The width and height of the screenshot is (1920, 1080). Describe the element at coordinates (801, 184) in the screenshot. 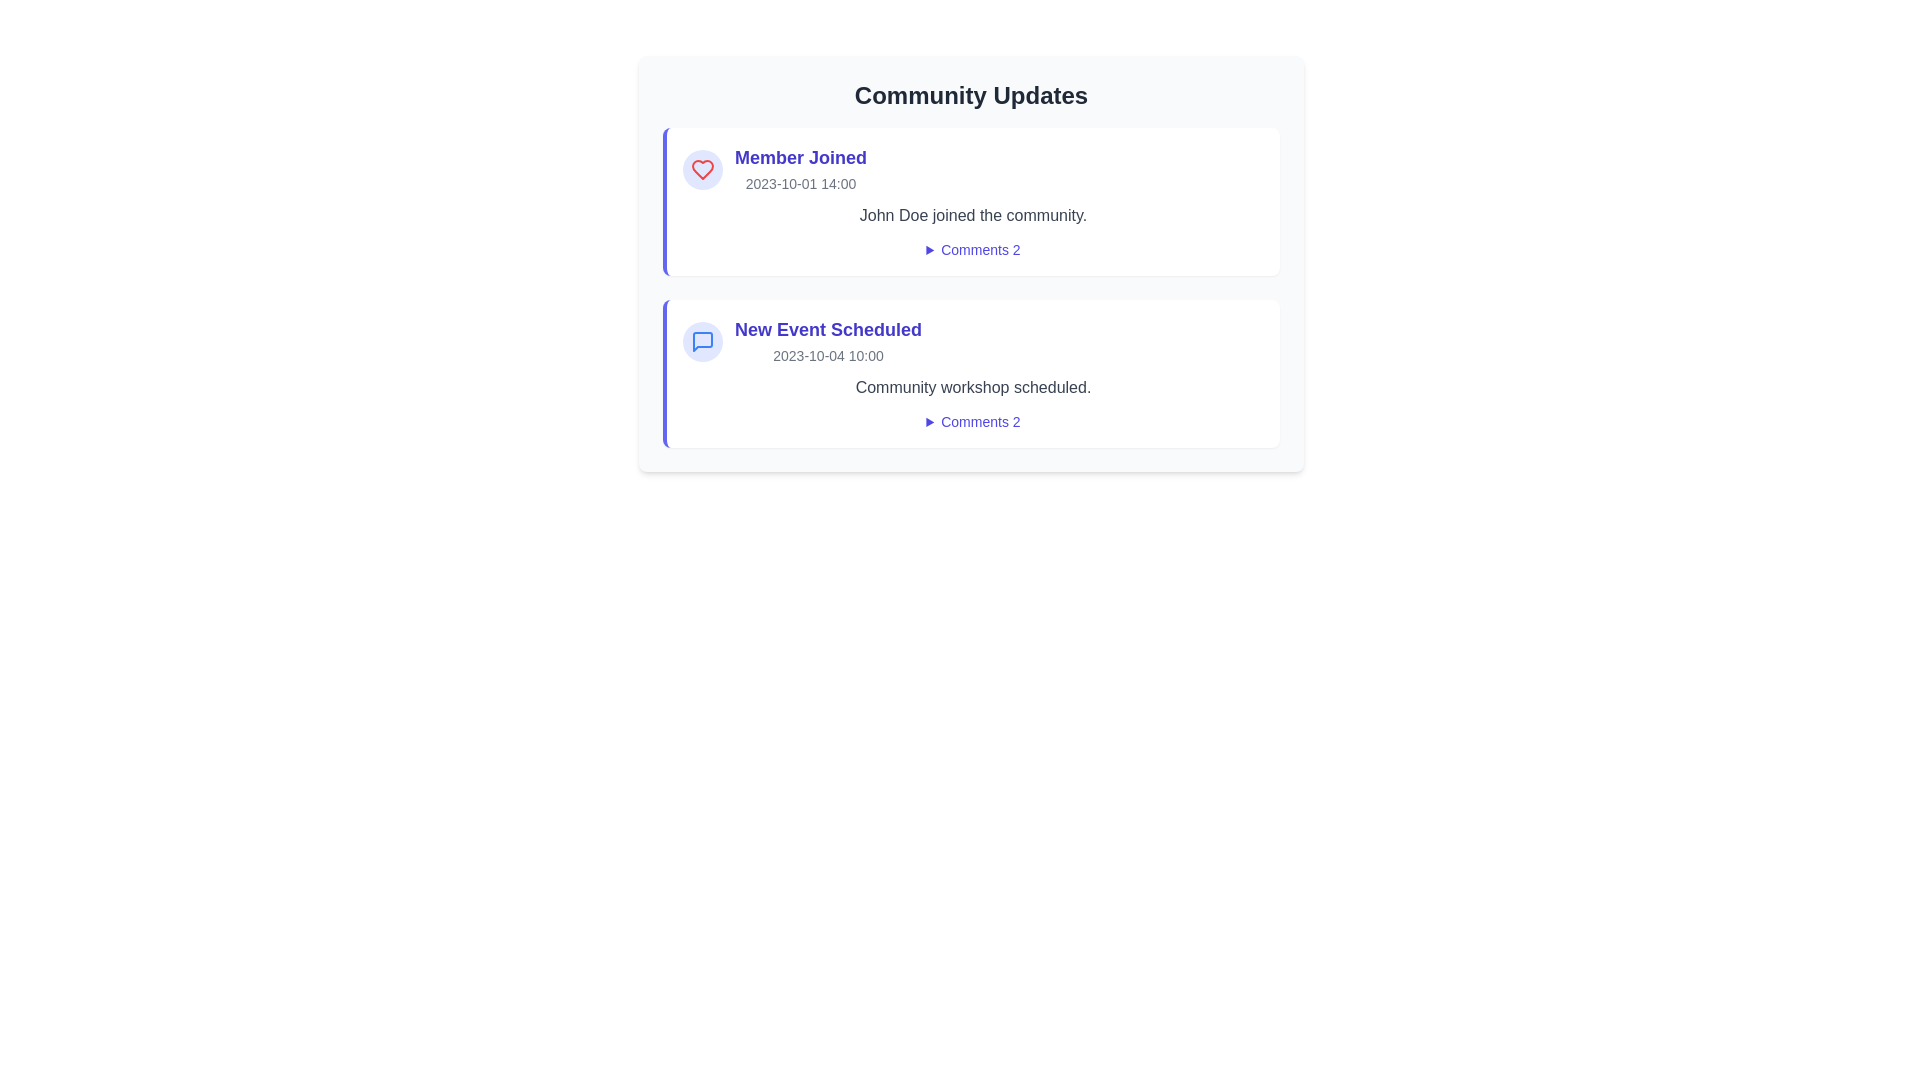

I see `timestamp displayed below the 'Member Joined' text in the 'Community Updates' panel, which indicates when the event occurred` at that location.